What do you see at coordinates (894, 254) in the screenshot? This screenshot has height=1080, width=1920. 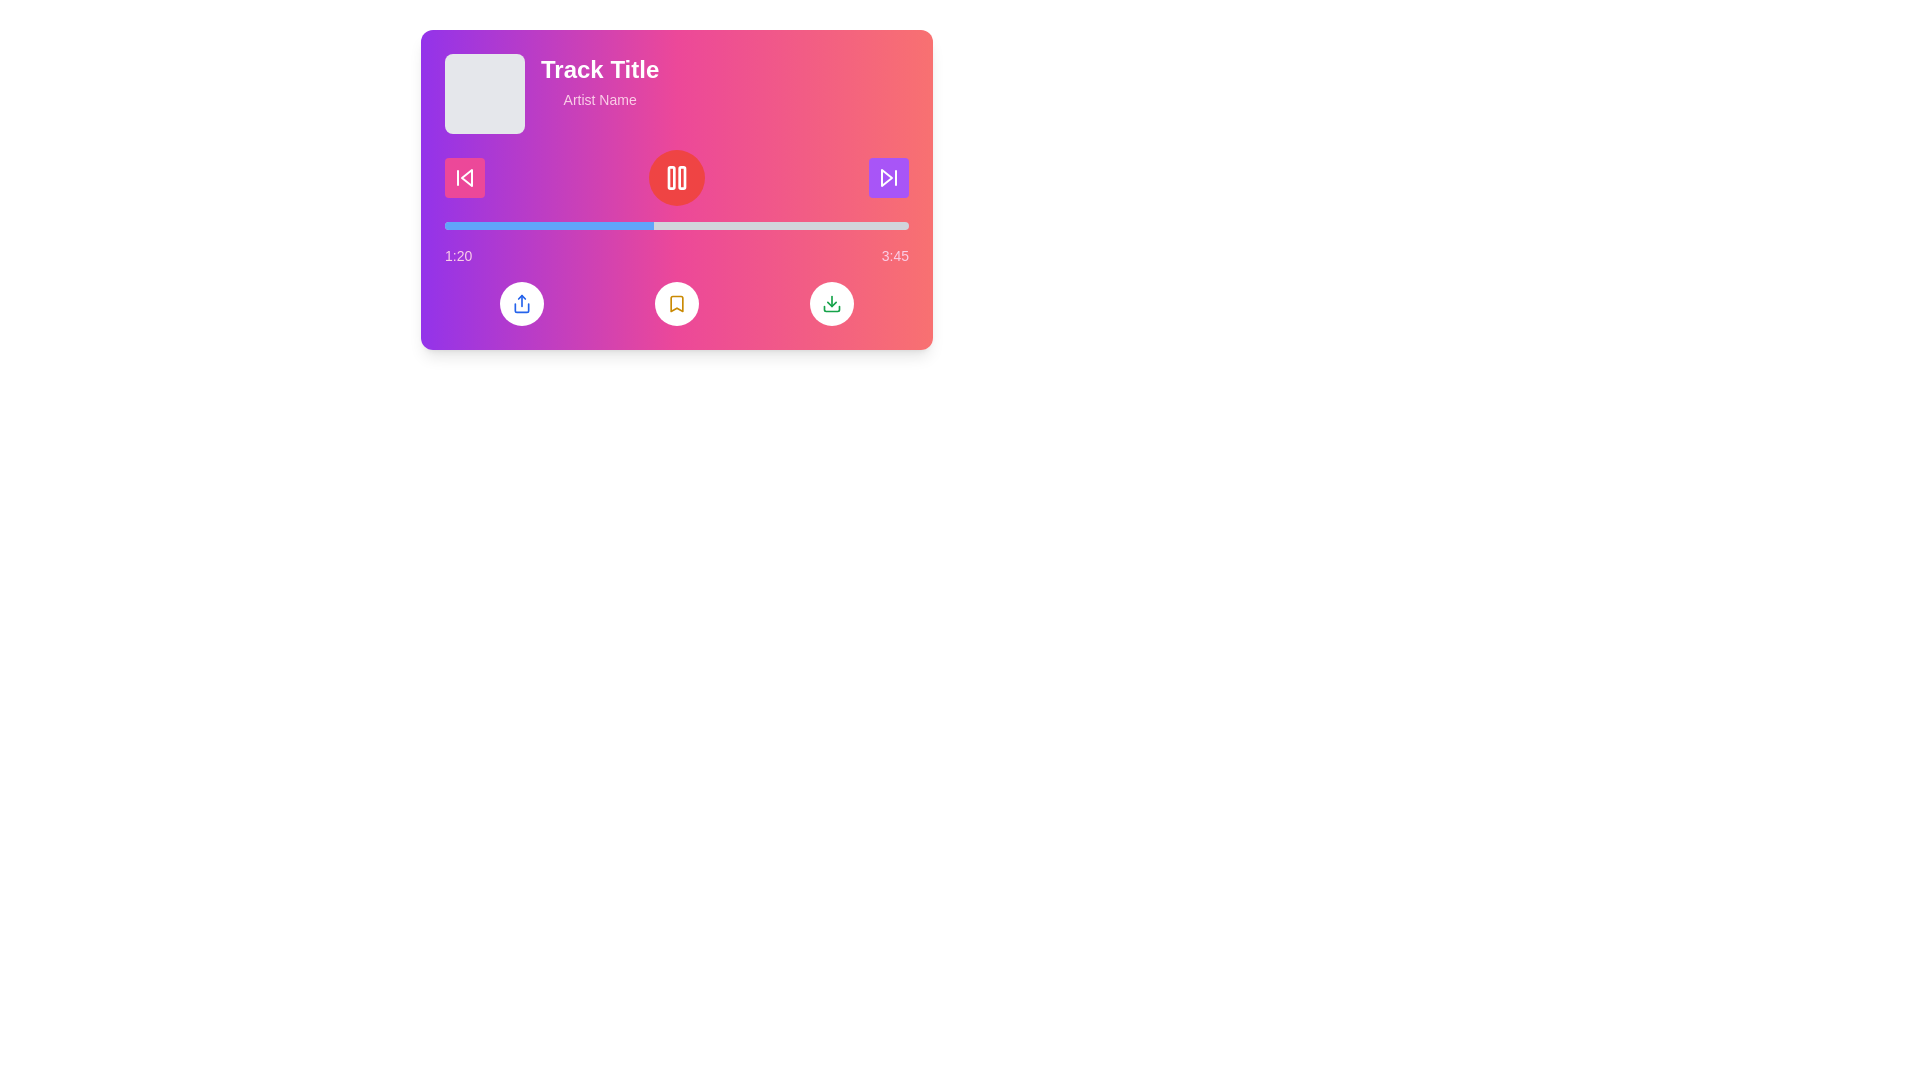 I see `the Text Display that shows the total duration of the currently playing track, located in the top-right corner of the music player panel` at bounding box center [894, 254].